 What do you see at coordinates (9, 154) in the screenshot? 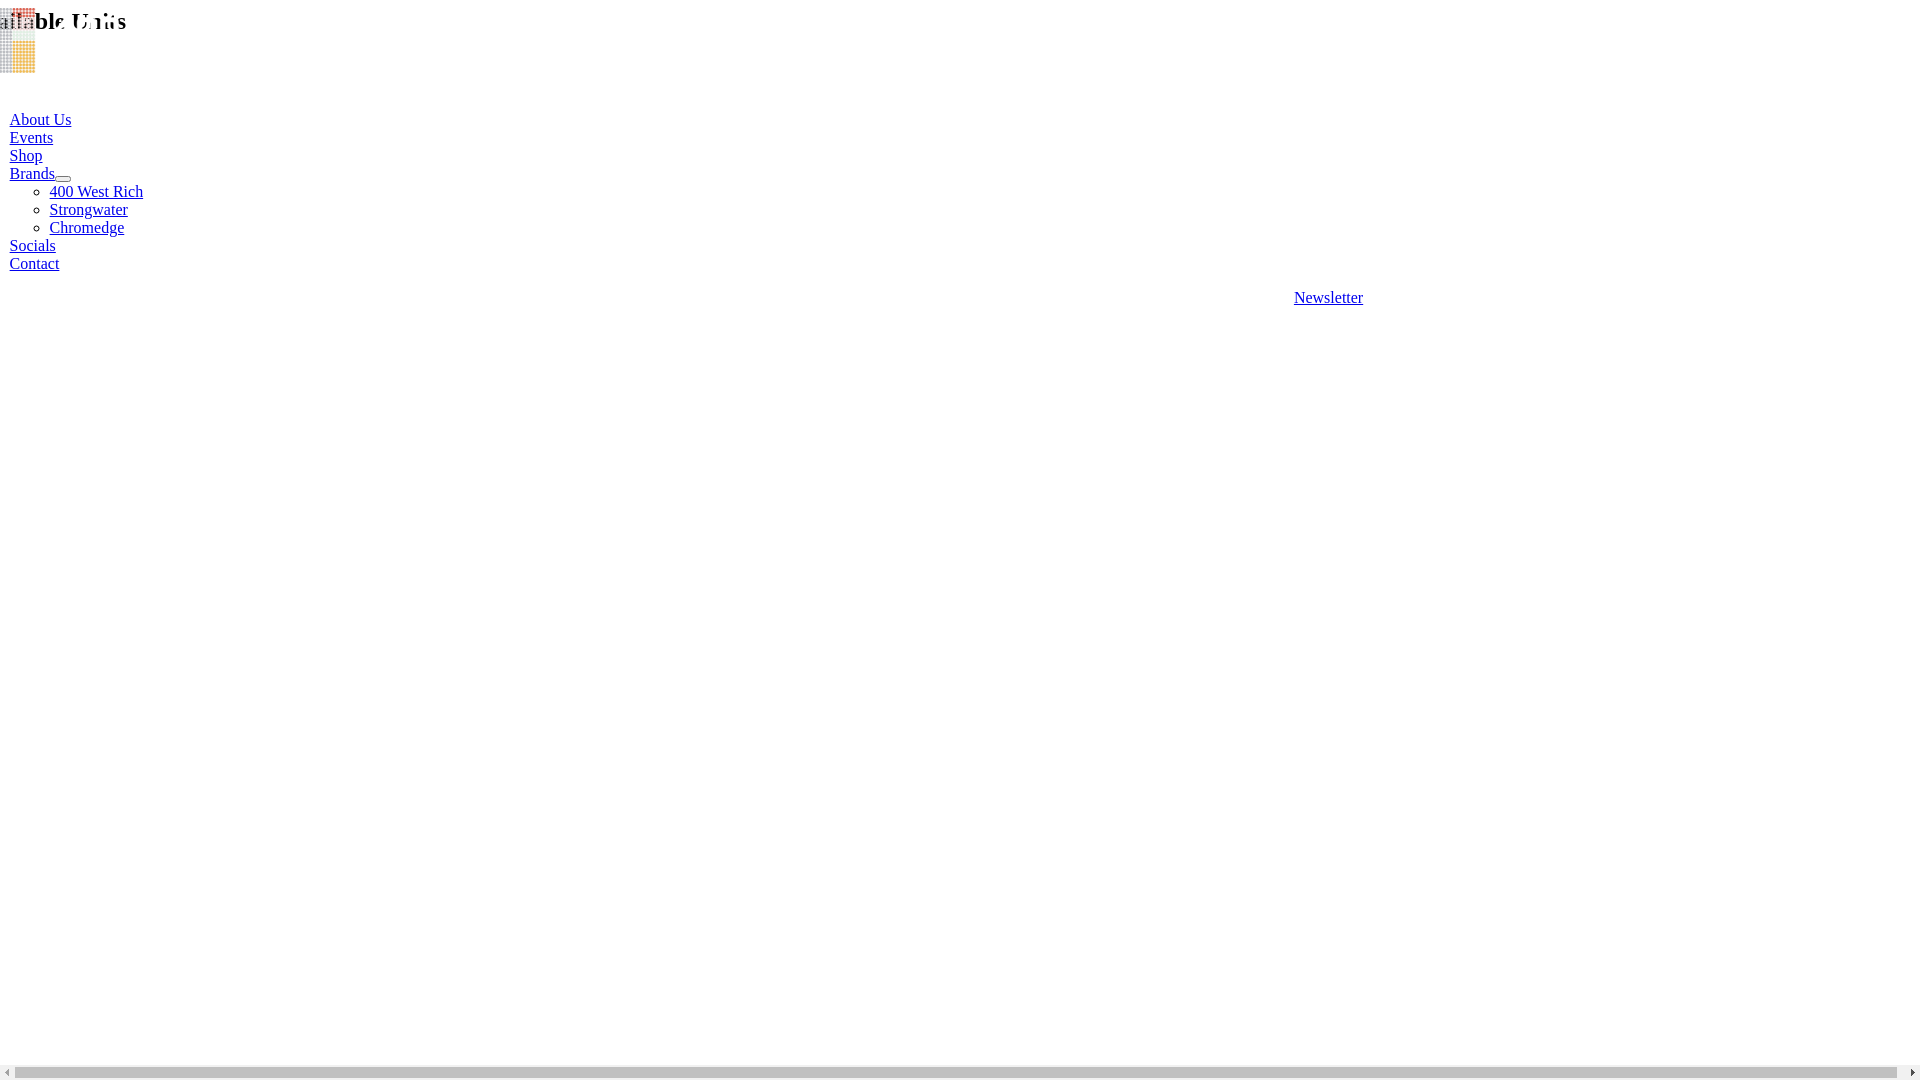
I see `'Shop'` at bounding box center [9, 154].